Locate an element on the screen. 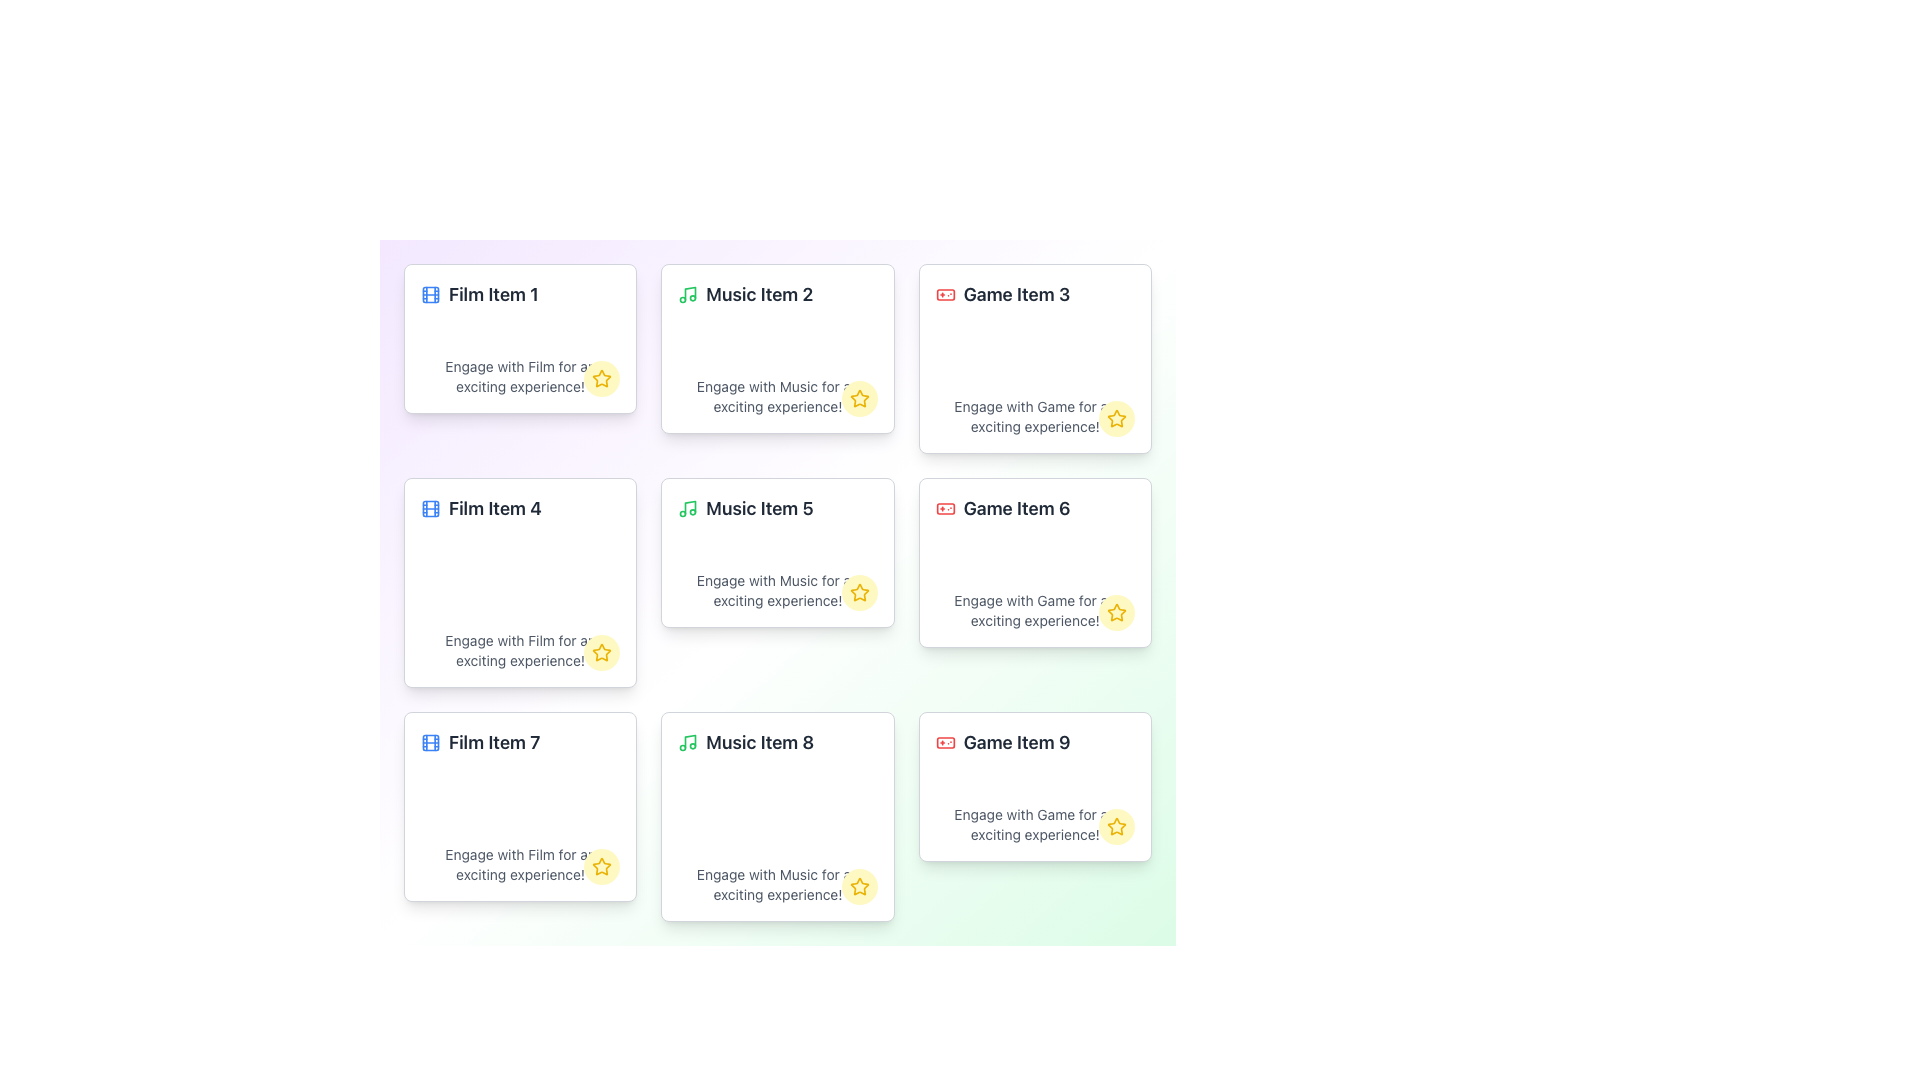  the decorative rectangle within the 'Film Item 1' icon, which is located in the first column and first row of the 3x3 grid layout is located at coordinates (430, 508).